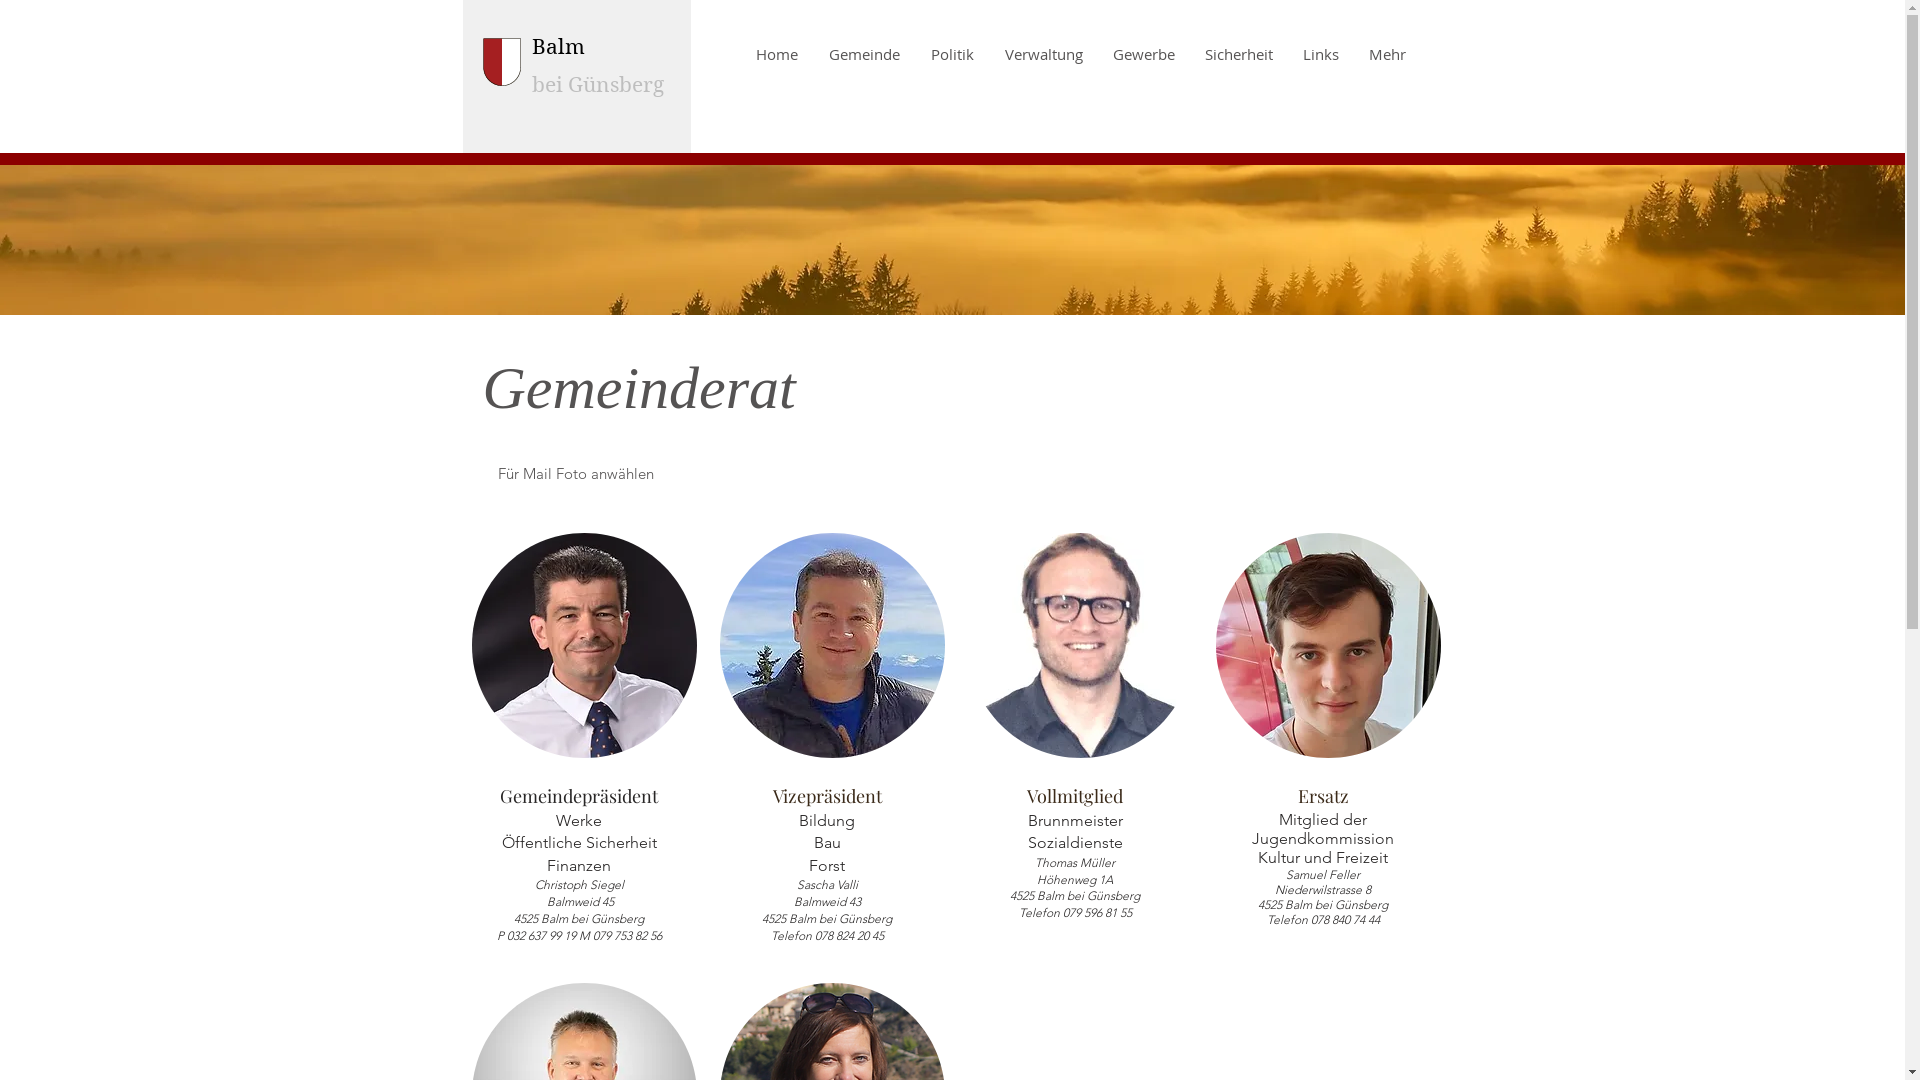 This screenshot has height=1080, width=1920. What do you see at coordinates (500, 60) in the screenshot?
I see `'wappe_klein.png'` at bounding box center [500, 60].